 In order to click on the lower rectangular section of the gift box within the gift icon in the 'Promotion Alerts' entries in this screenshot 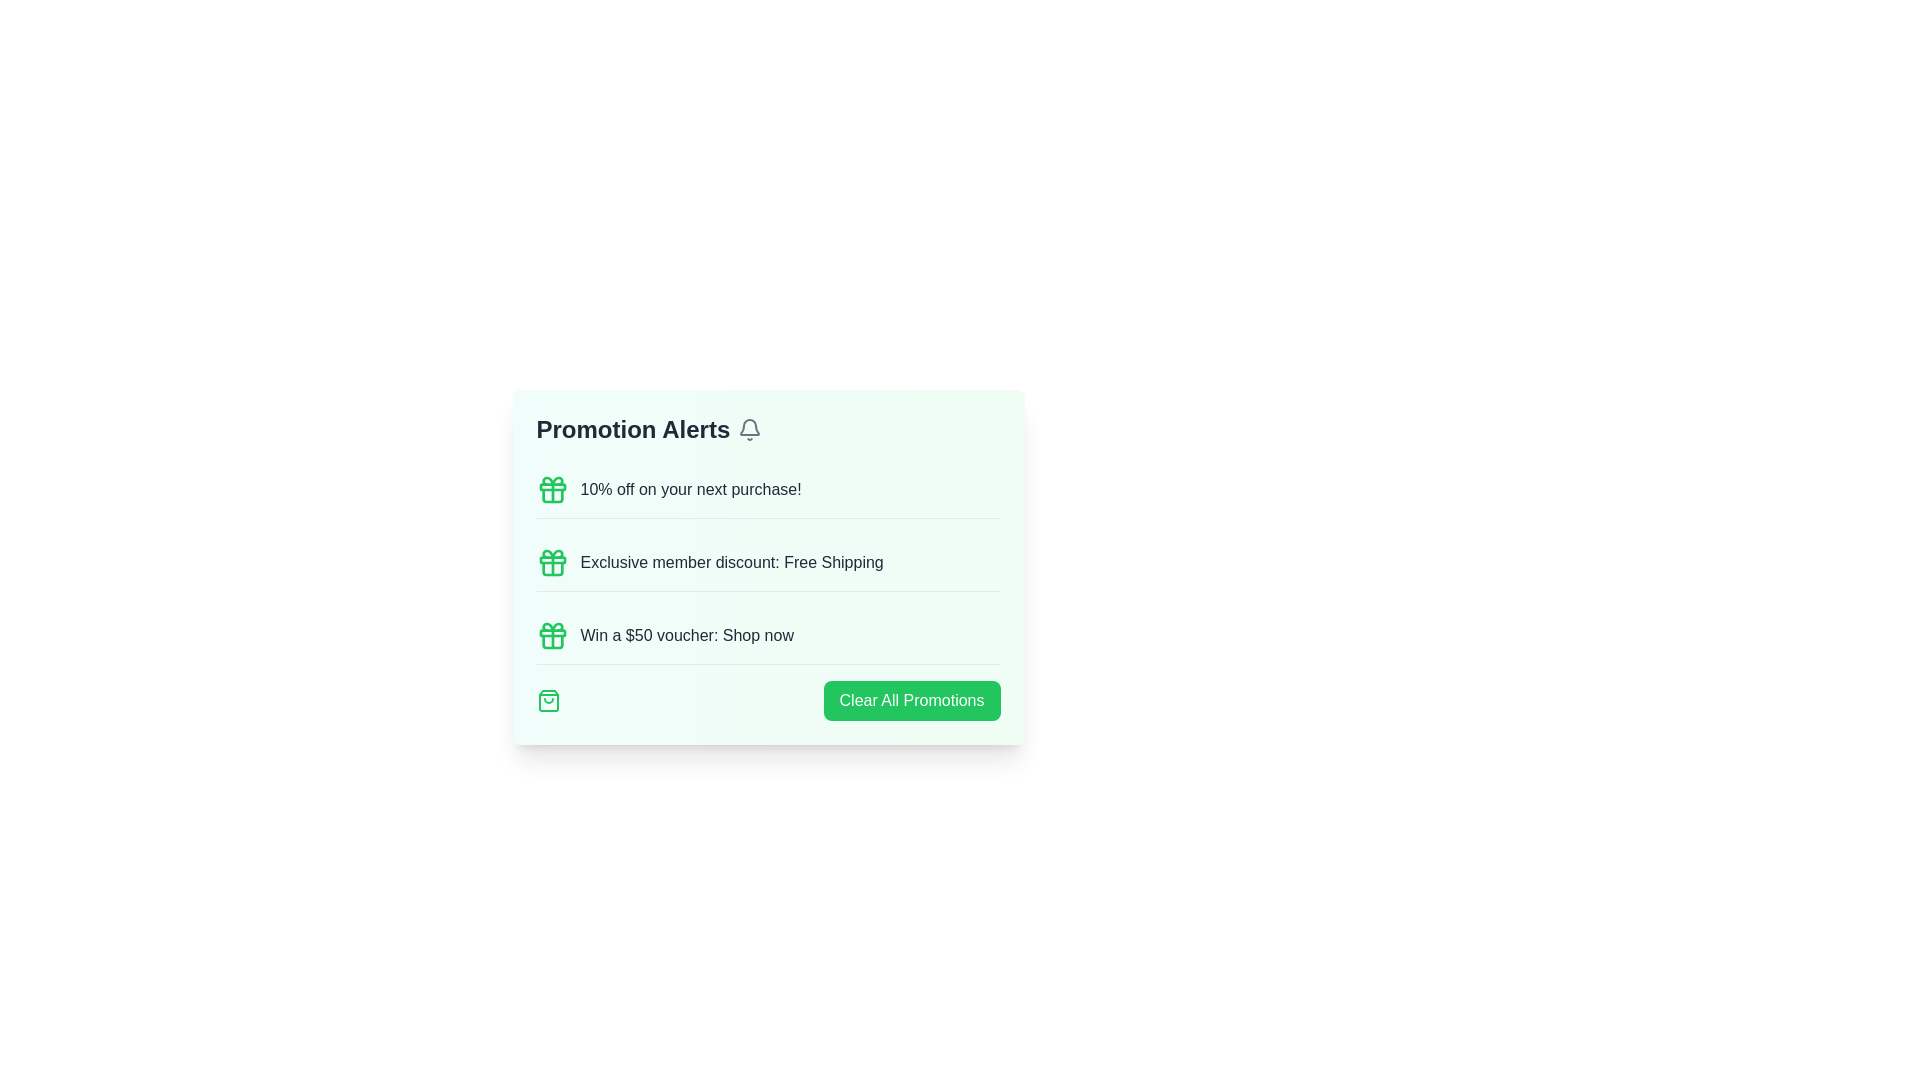, I will do `click(552, 560)`.